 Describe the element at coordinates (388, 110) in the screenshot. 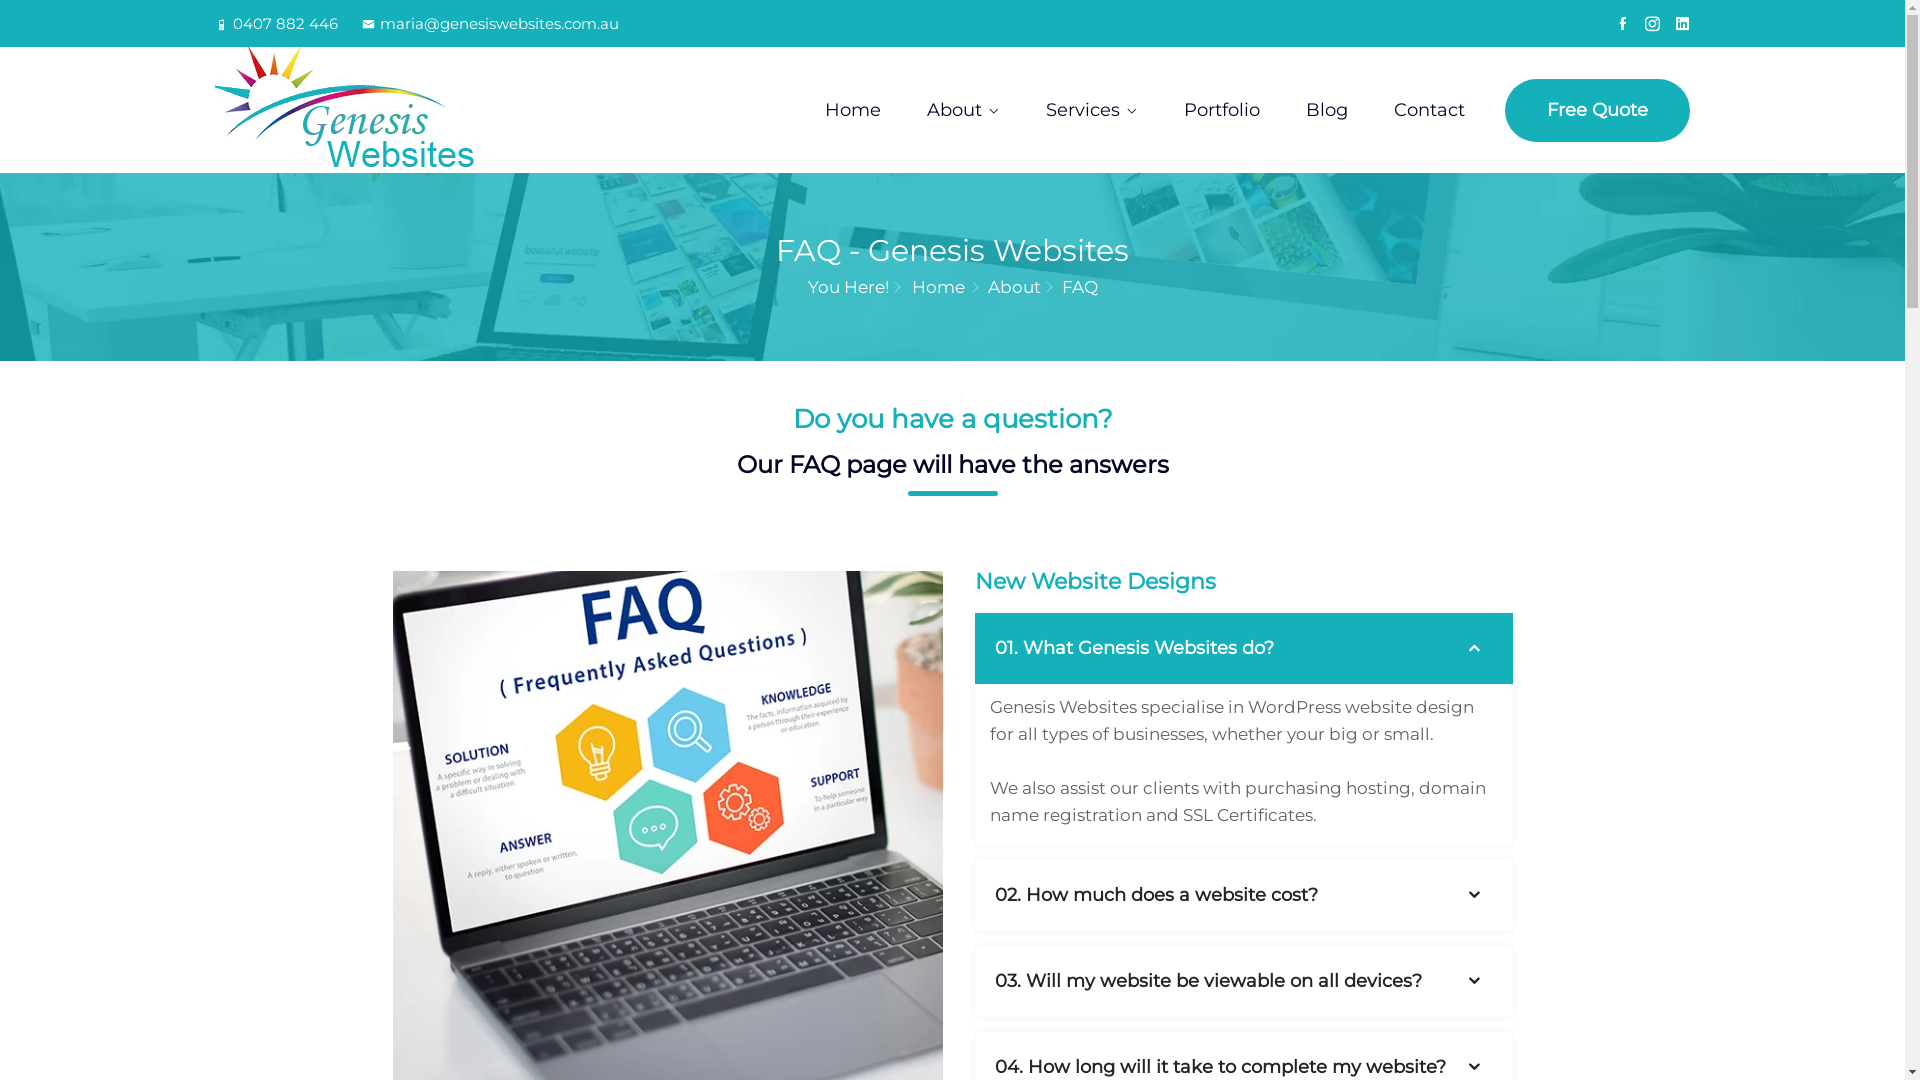

I see `'Genesis Websites'` at that location.